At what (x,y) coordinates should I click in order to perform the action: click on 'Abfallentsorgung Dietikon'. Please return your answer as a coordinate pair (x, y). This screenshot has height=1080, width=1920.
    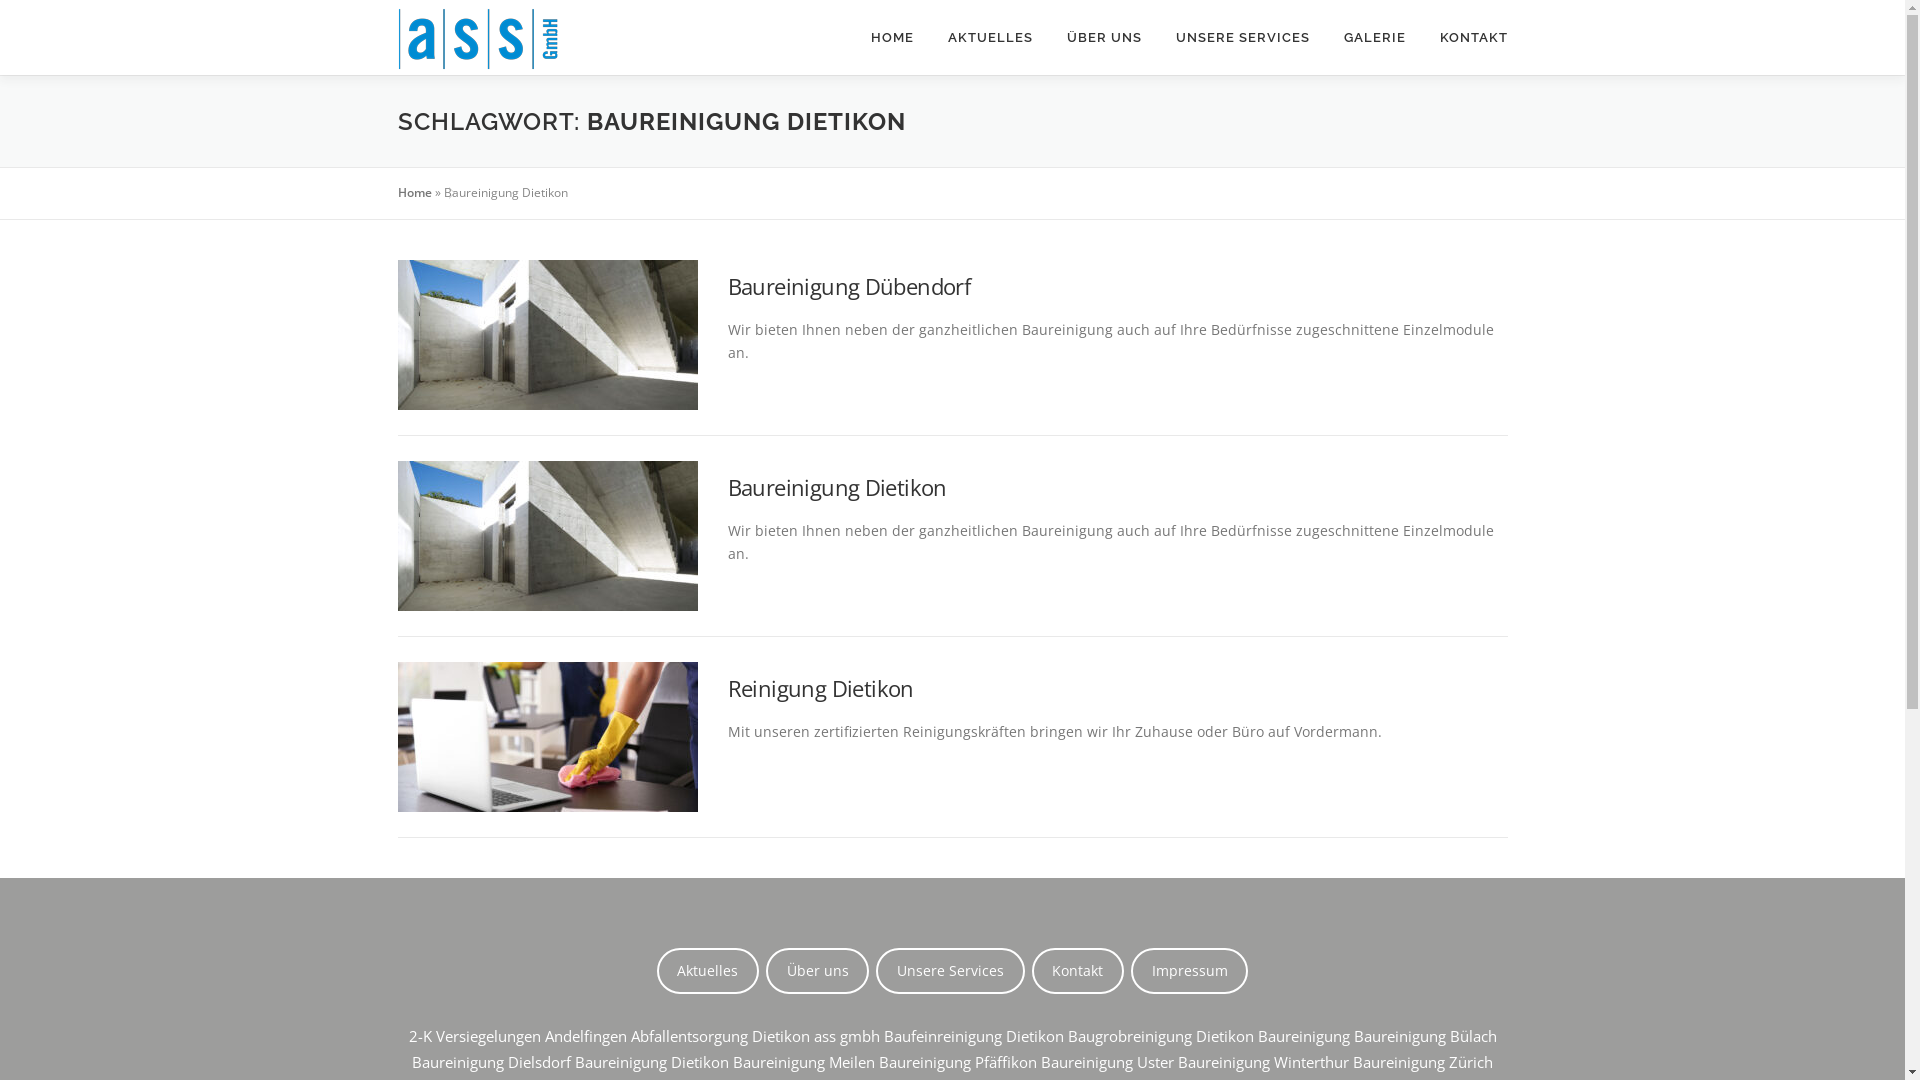
    Looking at the image, I should click on (719, 1035).